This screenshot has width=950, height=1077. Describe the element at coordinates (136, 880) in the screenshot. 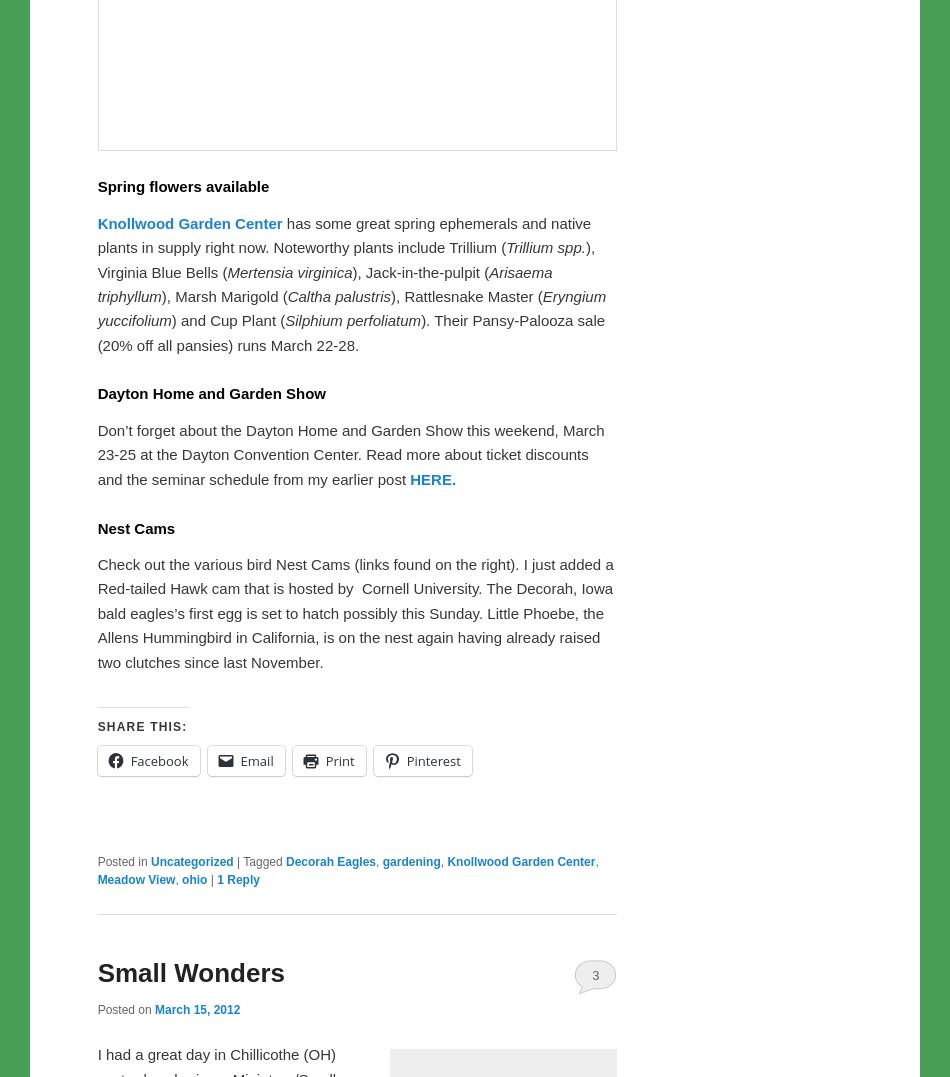

I see `'Meadow View'` at that location.